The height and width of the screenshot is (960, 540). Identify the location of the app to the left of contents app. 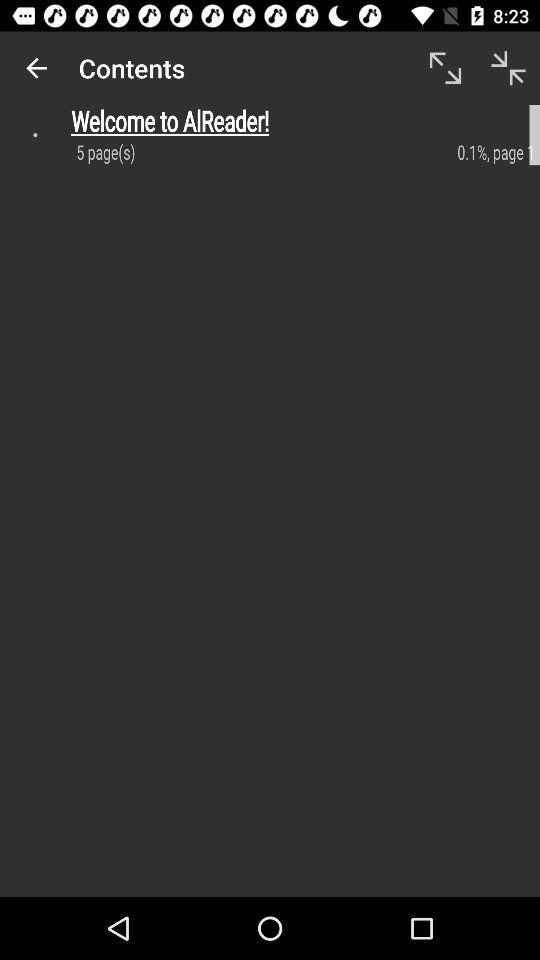
(36, 68).